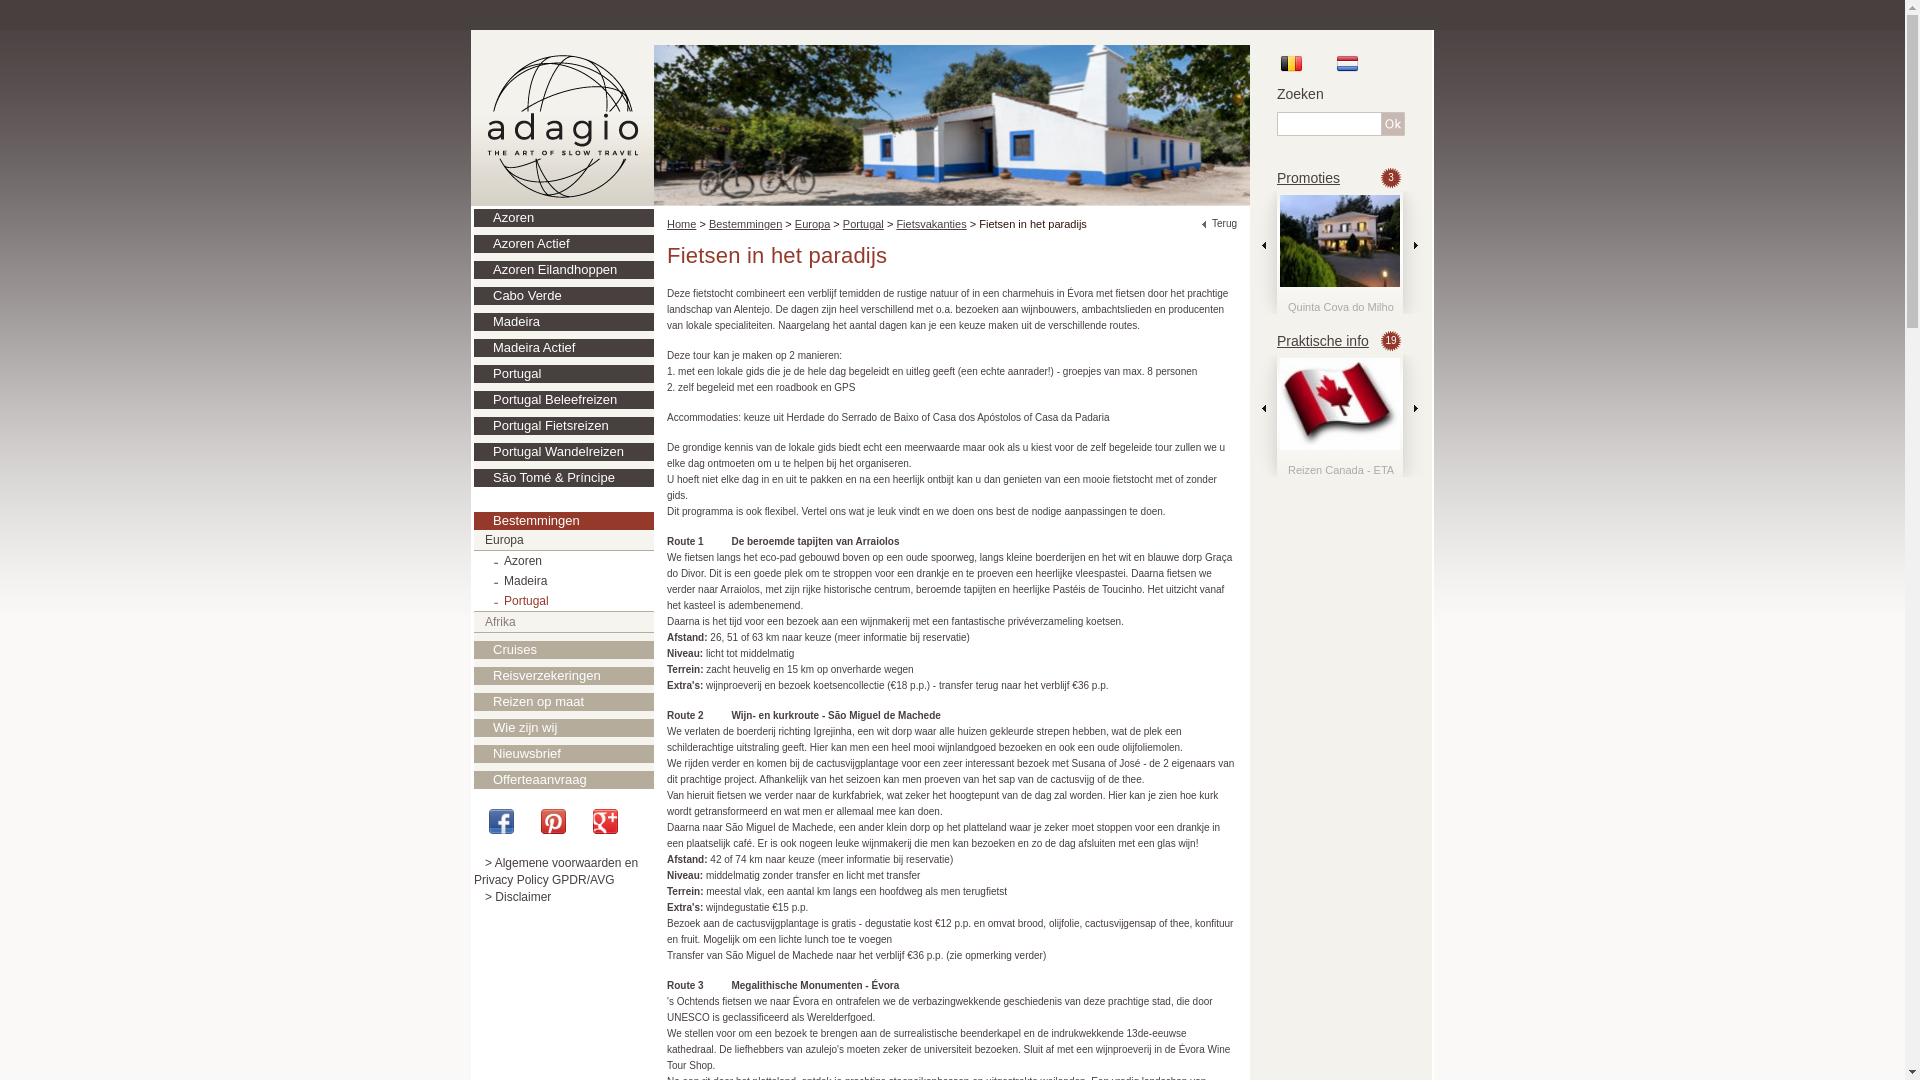 The height and width of the screenshot is (1080, 1920). Describe the element at coordinates (556, 870) in the screenshot. I see `'> Algemene voorwaarden en Privacy Policy GPDR/AVG'` at that location.